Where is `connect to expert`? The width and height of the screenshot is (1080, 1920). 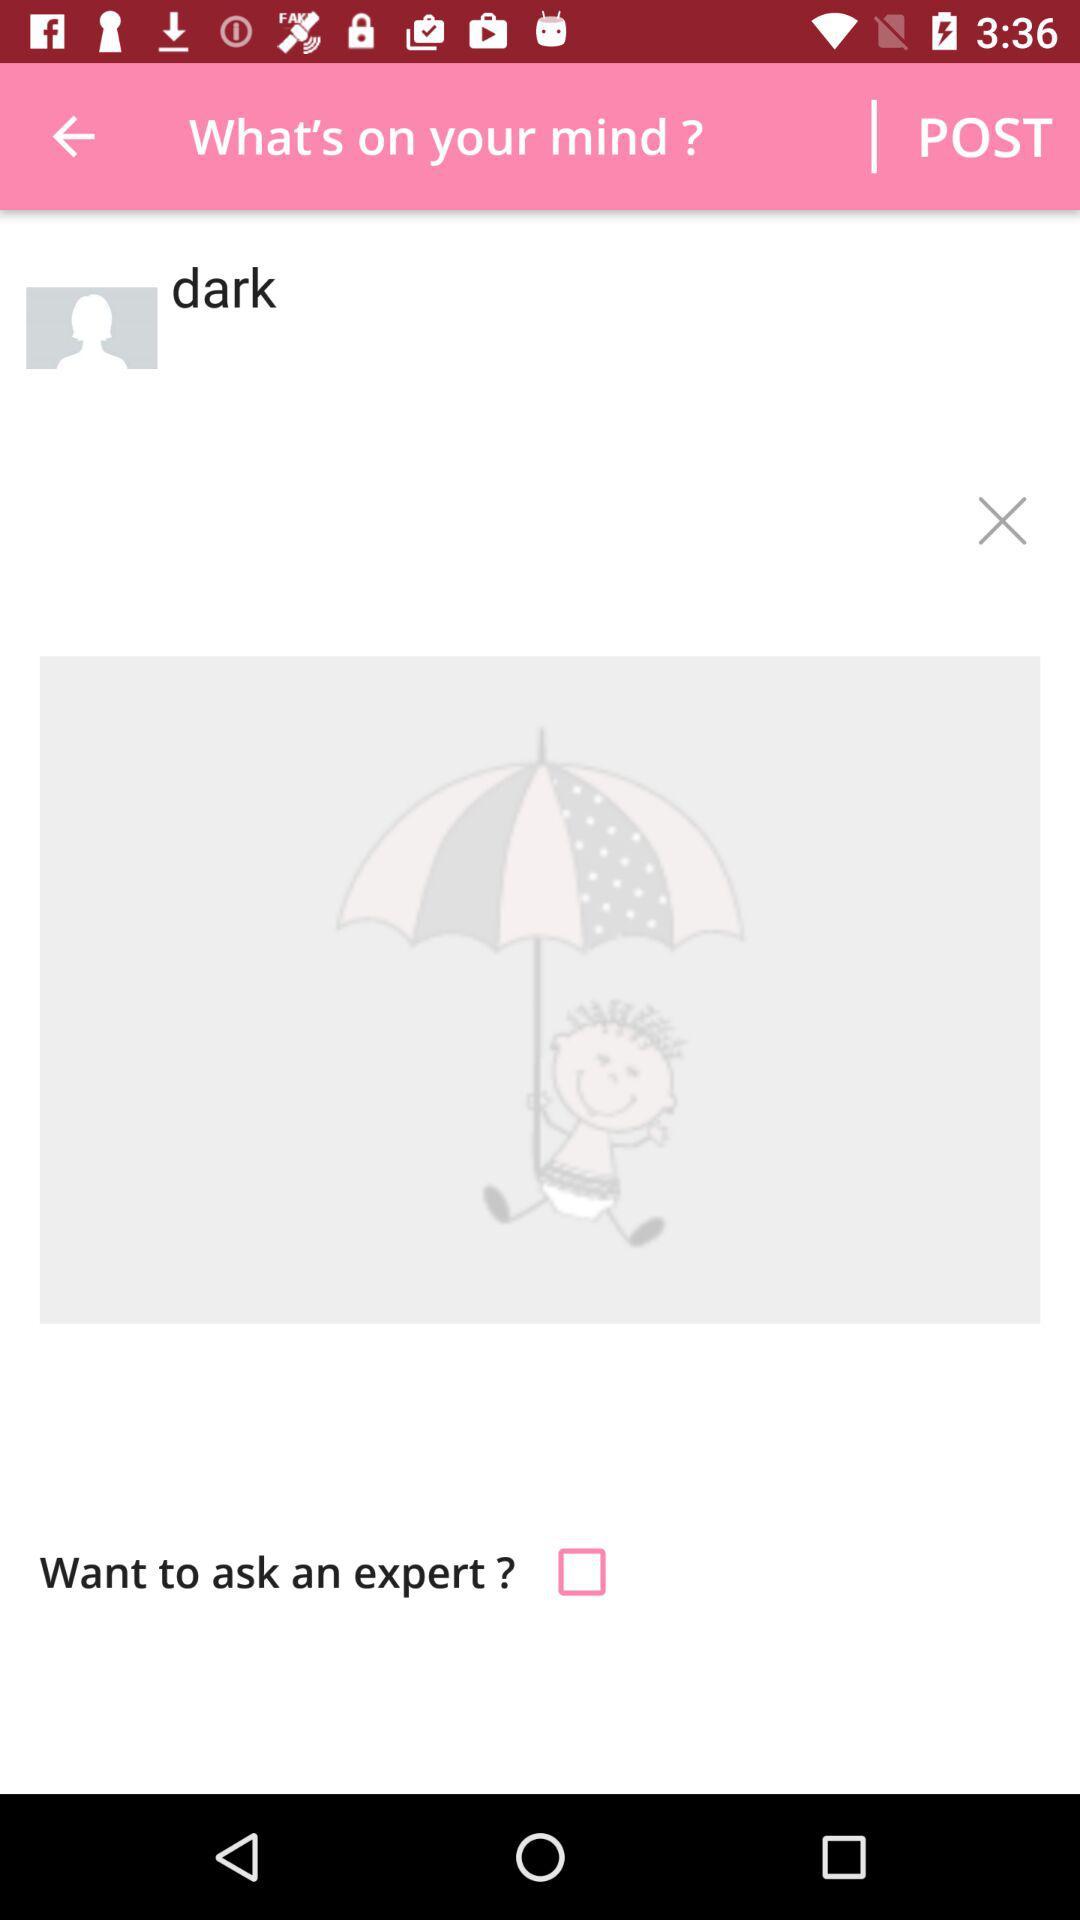 connect to expert is located at coordinates (582, 1570).